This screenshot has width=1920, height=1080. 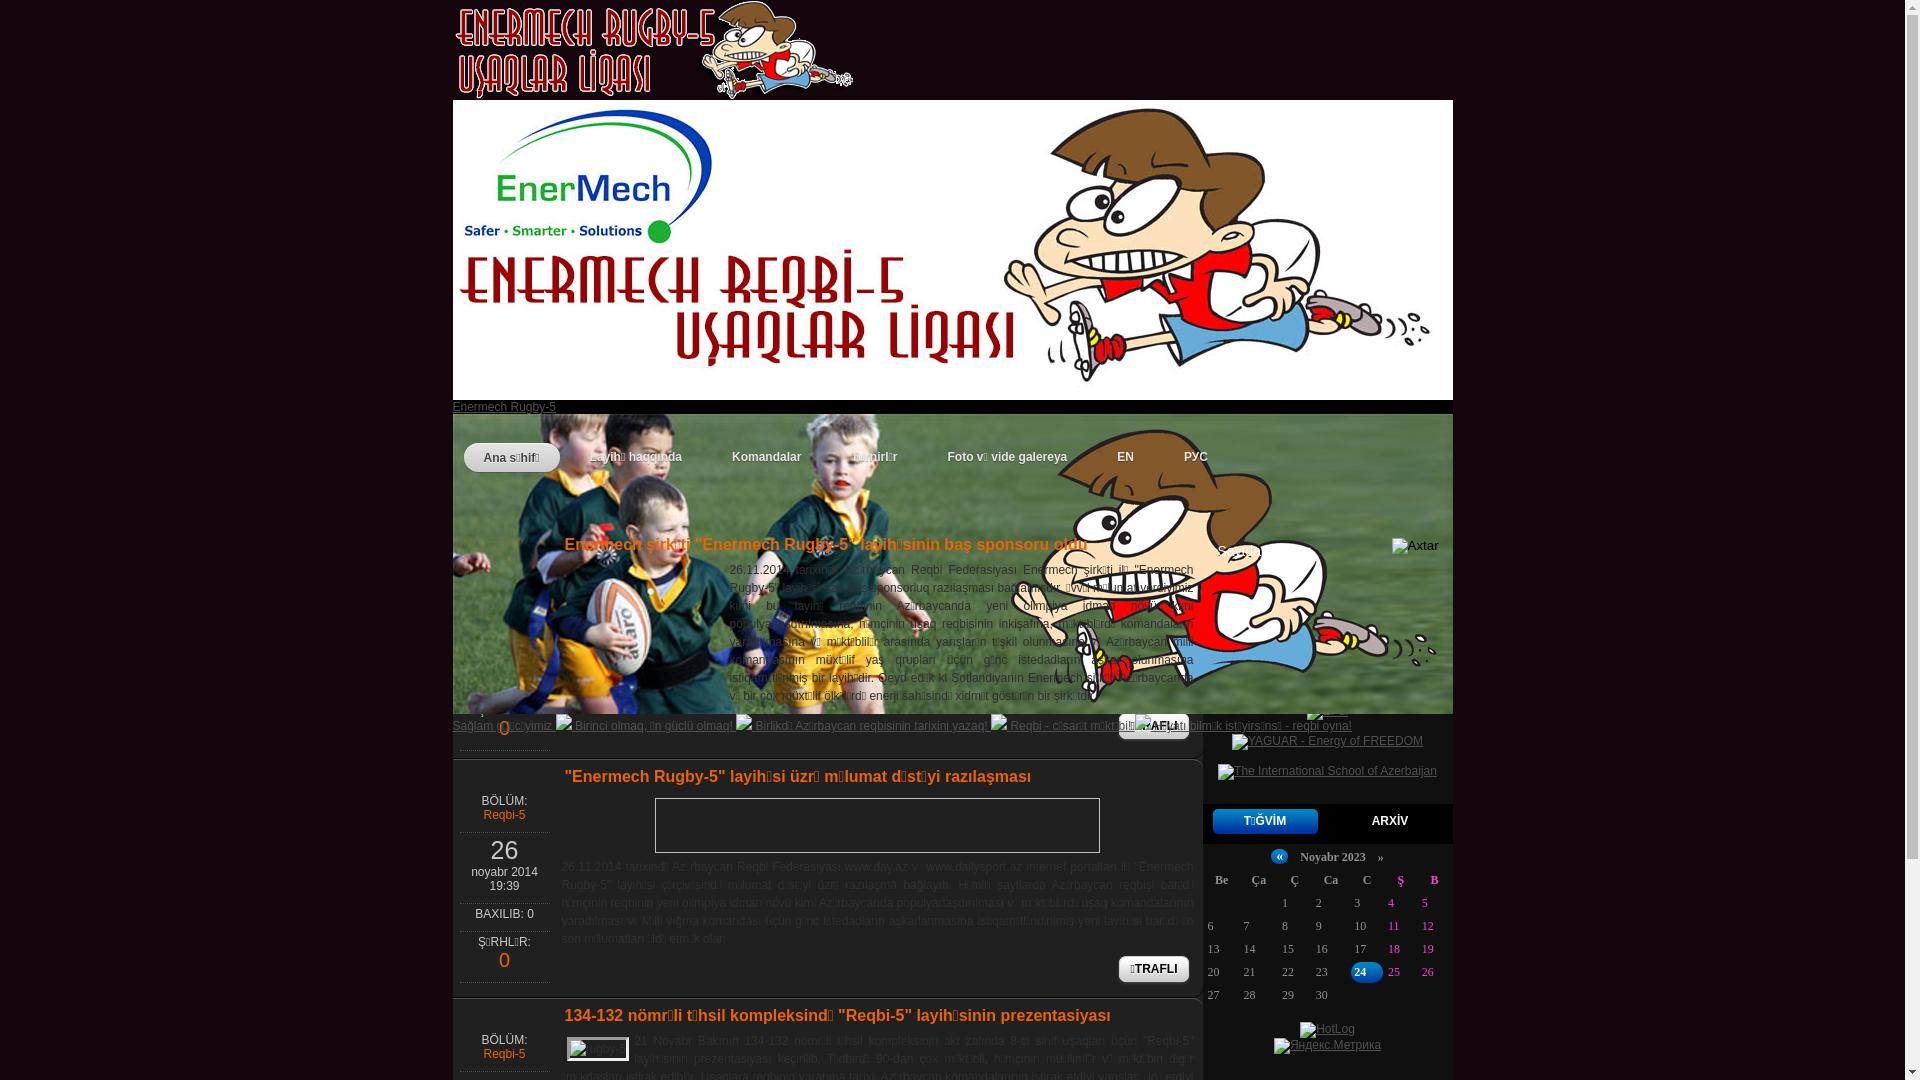 What do you see at coordinates (1391, 549) in the screenshot?
I see `'Axtar'` at bounding box center [1391, 549].